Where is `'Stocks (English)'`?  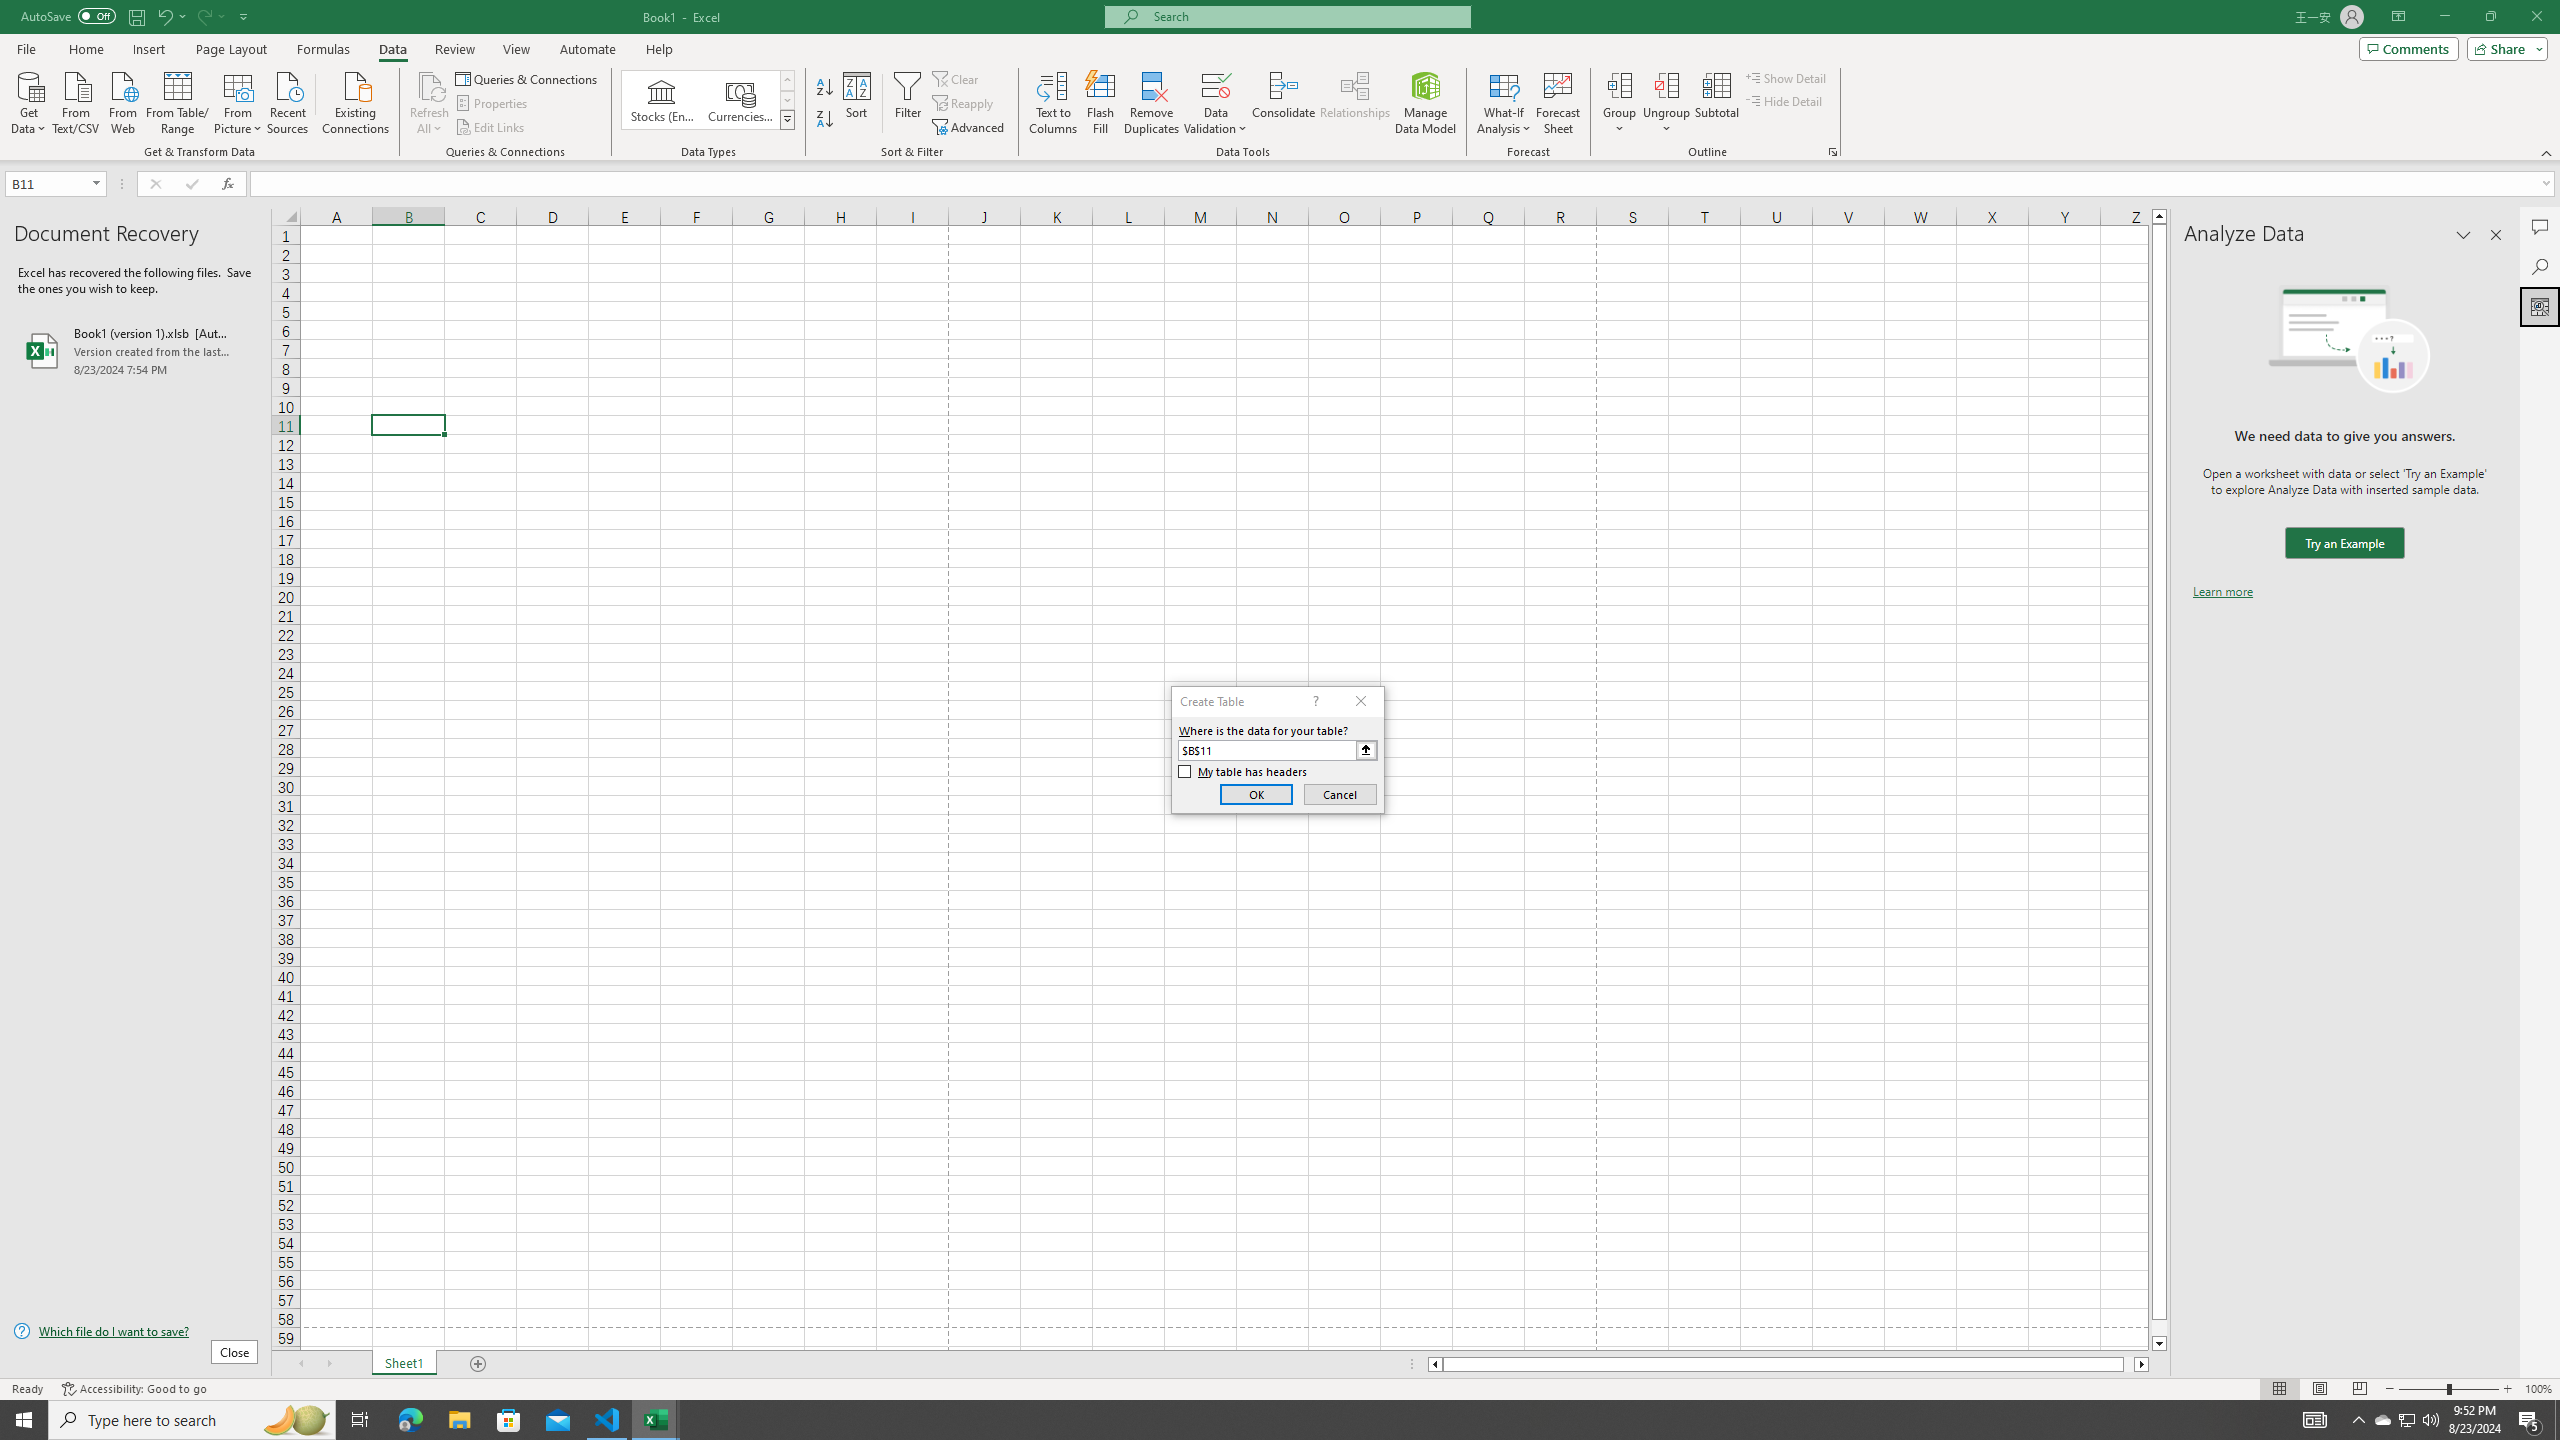
'Stocks (English)' is located at coordinates (660, 99).